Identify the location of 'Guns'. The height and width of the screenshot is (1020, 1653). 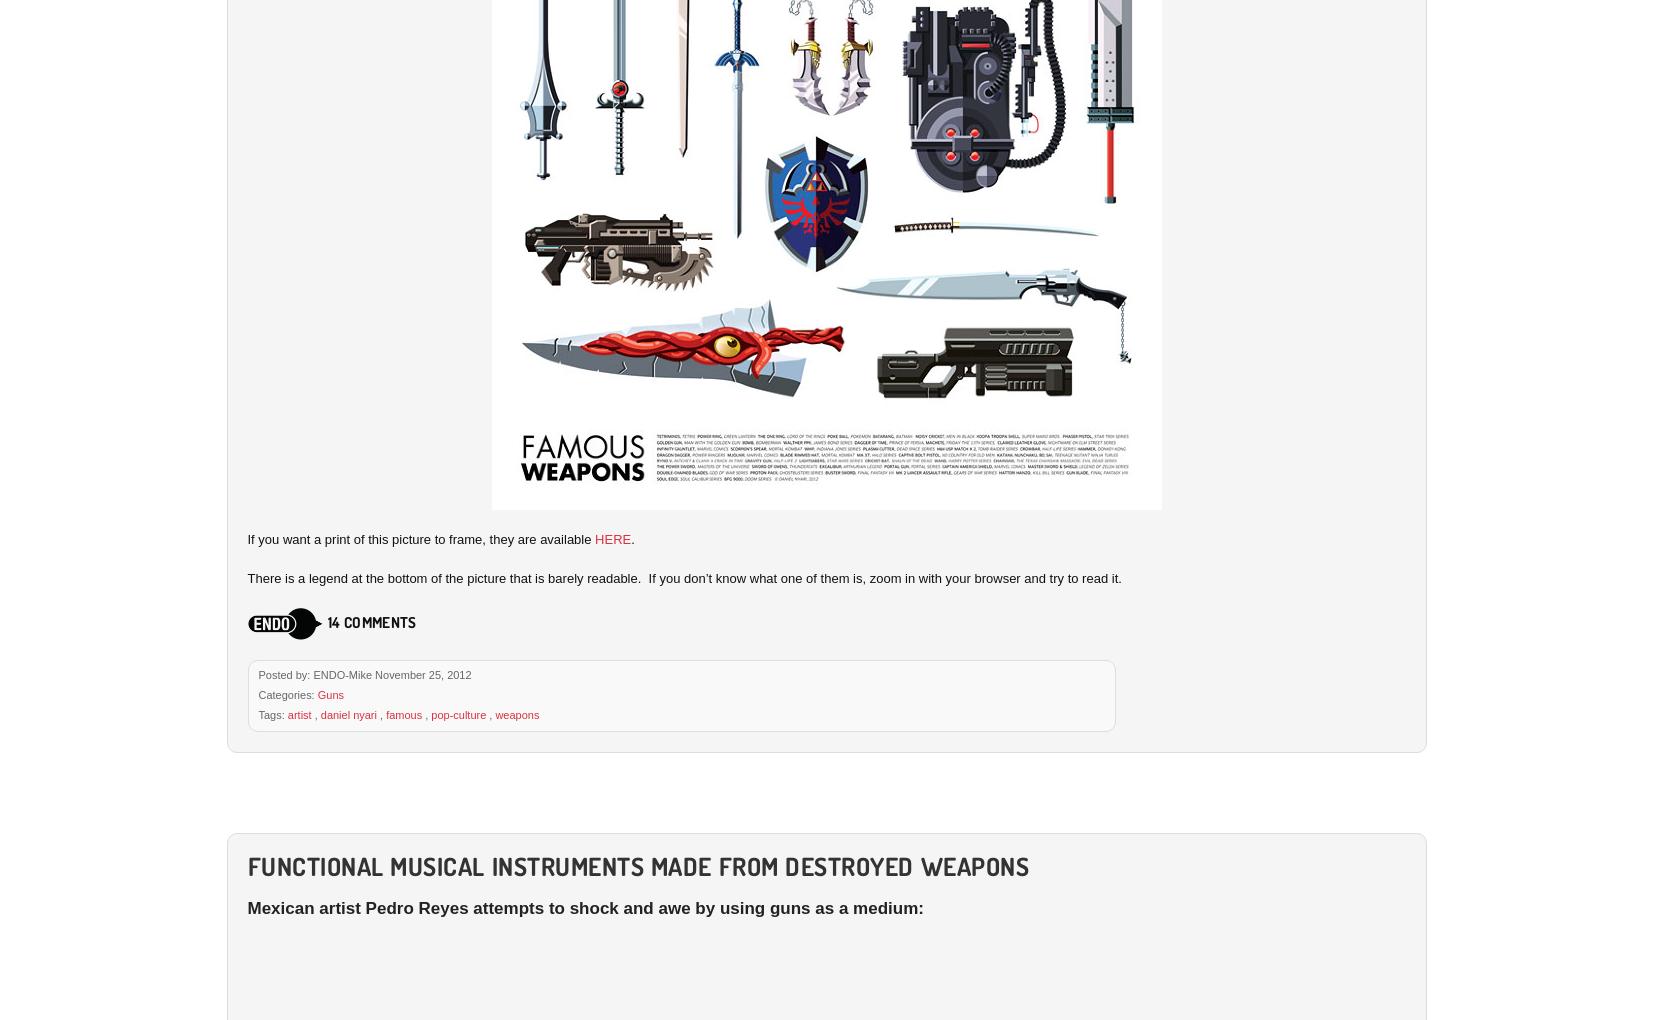
(329, 693).